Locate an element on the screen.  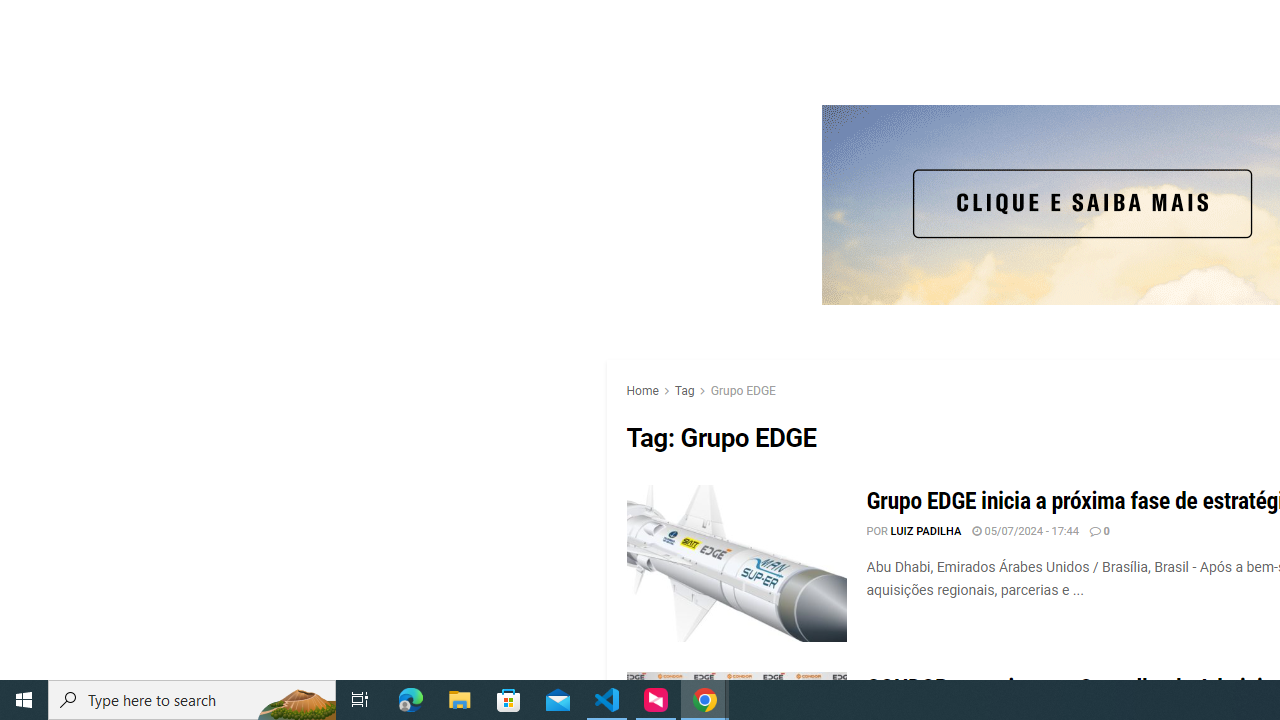
'Tag' is located at coordinates (684, 390).